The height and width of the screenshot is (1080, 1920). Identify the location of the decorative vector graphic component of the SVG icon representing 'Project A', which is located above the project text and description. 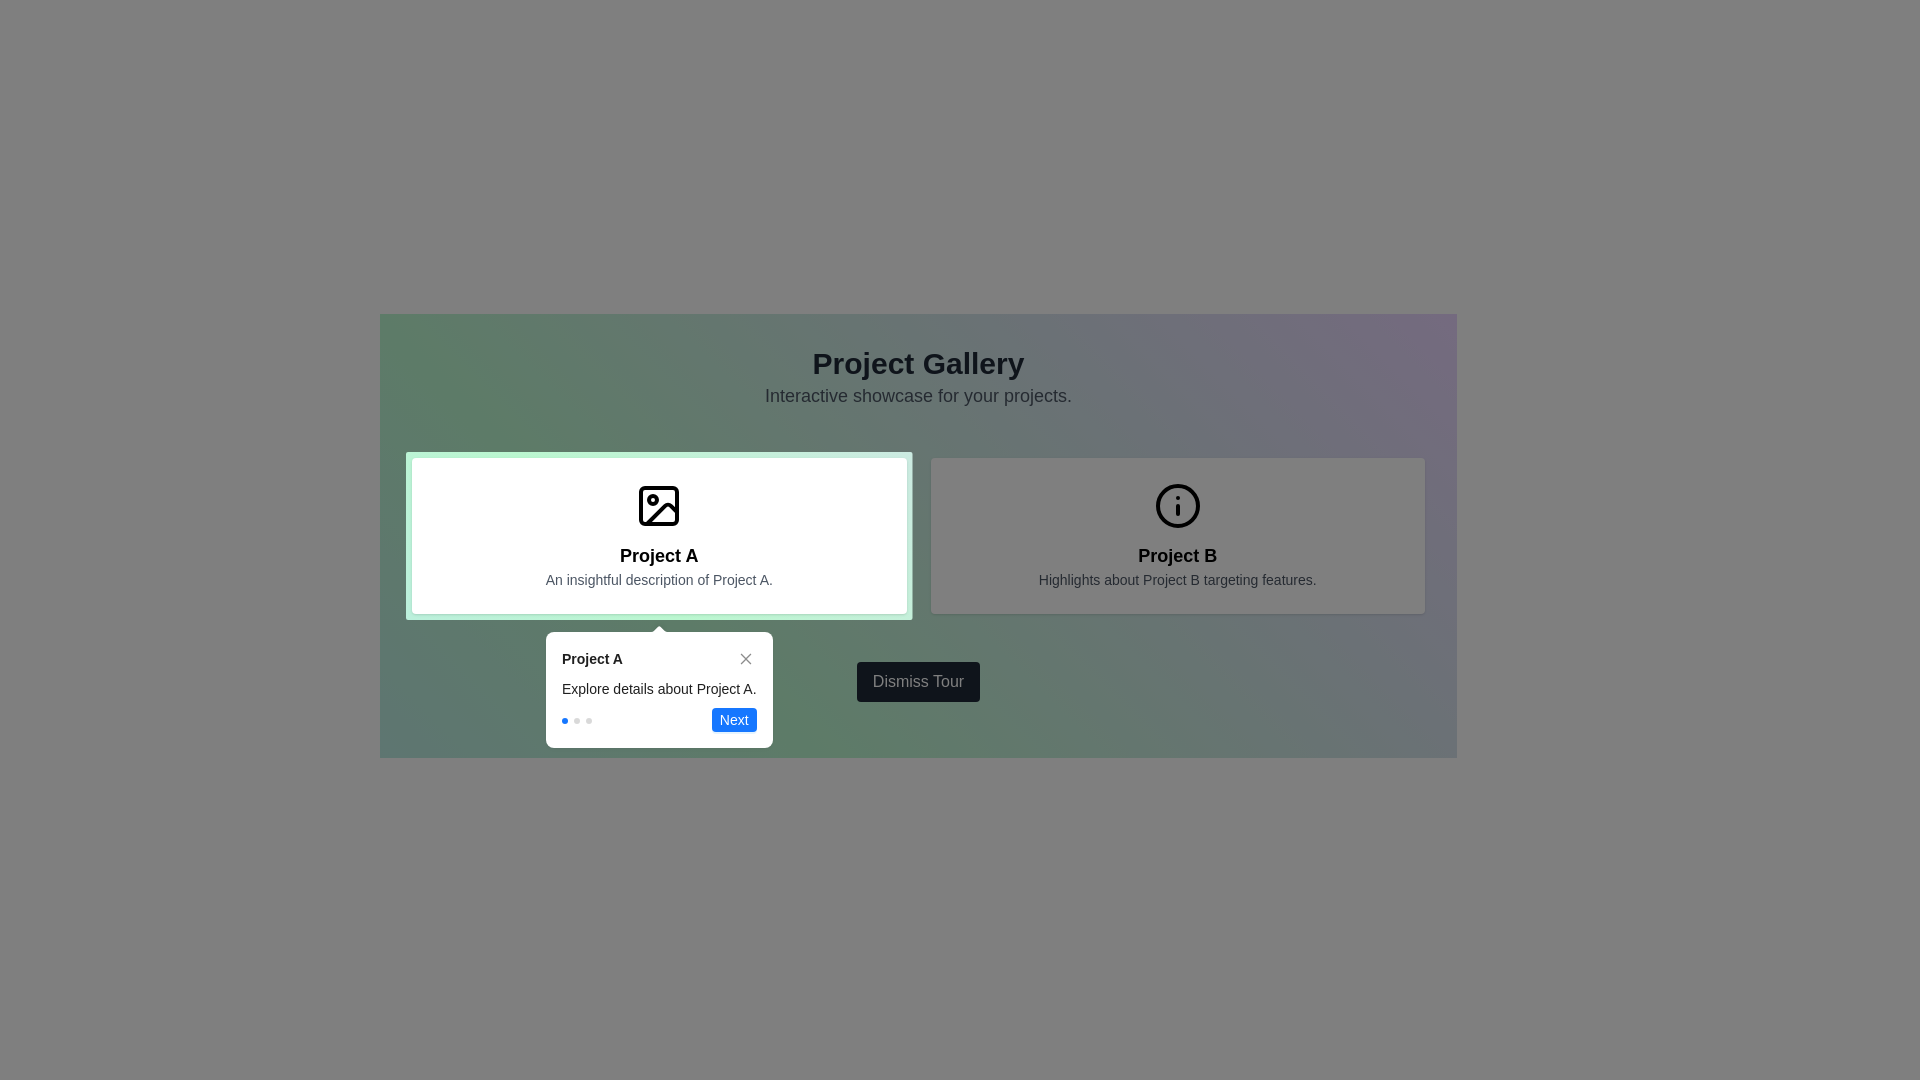
(662, 513).